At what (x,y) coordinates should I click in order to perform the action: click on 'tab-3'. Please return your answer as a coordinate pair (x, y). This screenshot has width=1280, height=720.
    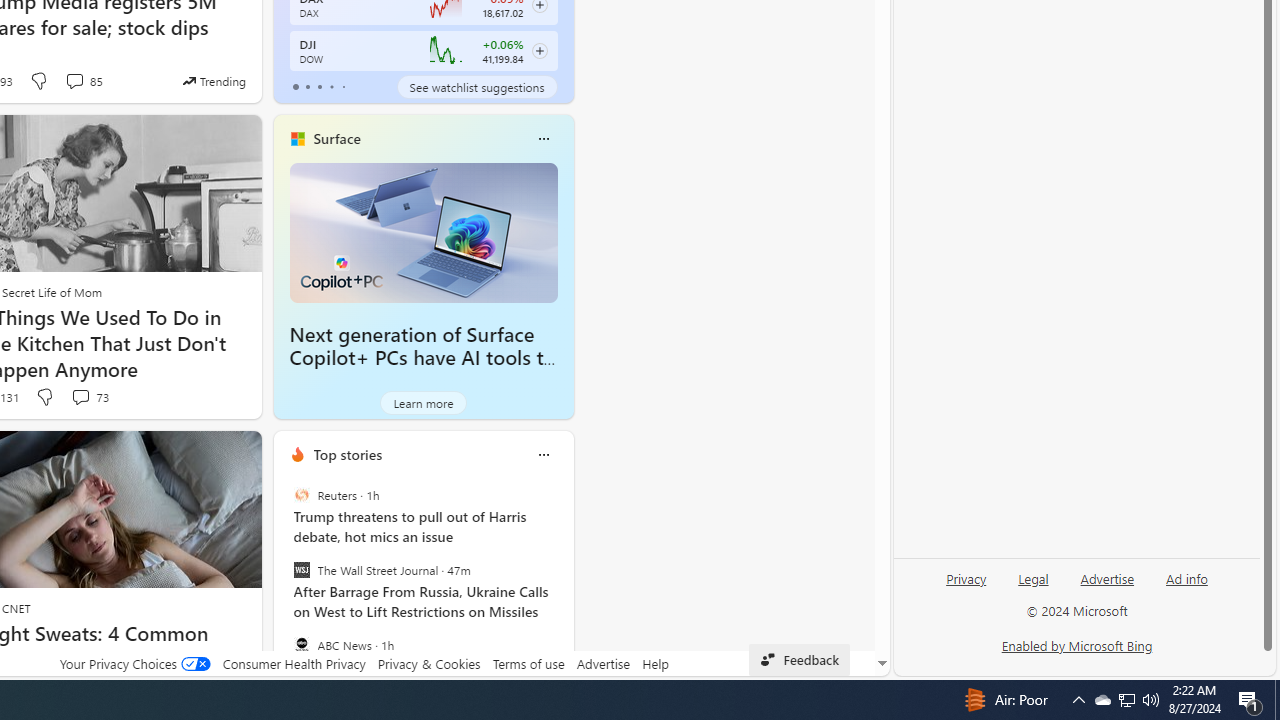
    Looking at the image, I should click on (331, 86).